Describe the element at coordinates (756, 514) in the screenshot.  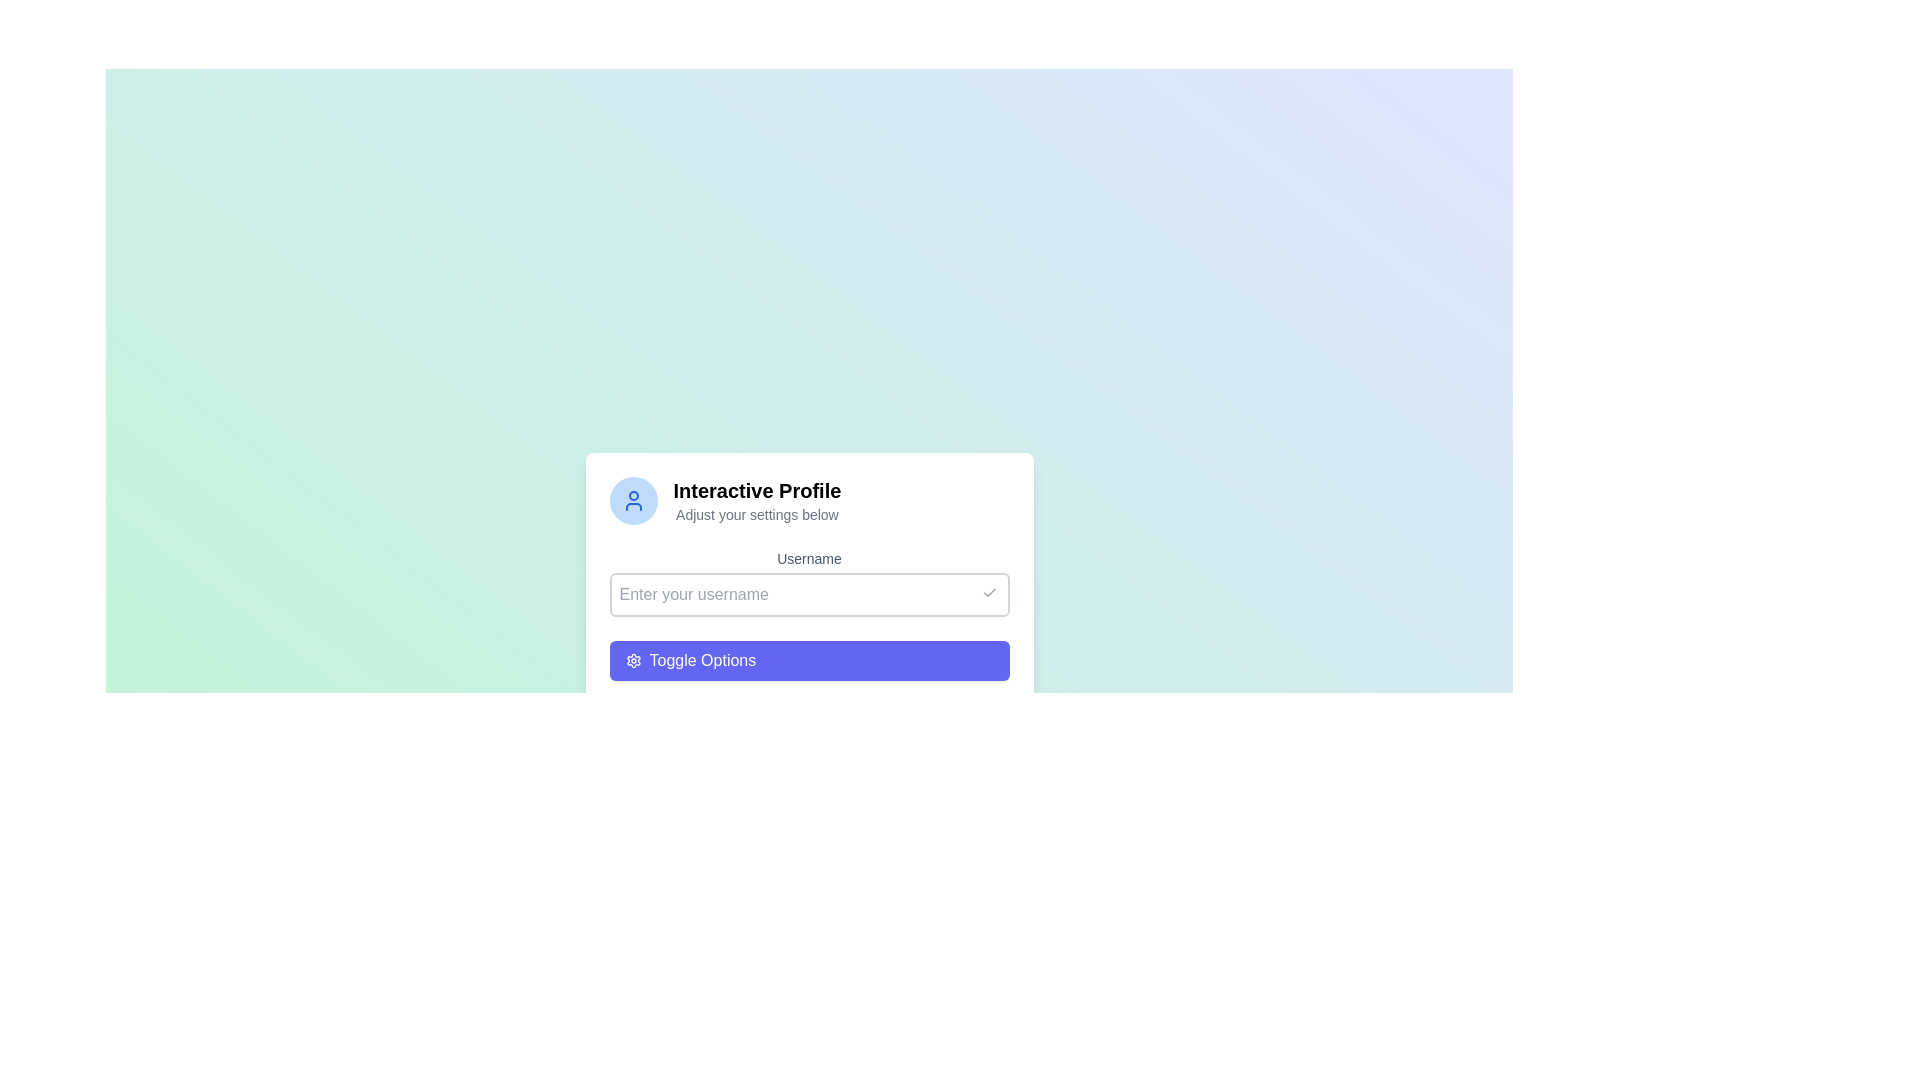
I see `the text label element reading 'Adjust your settings below,' which is styled in a small gray font and positioned directly below the heading 'Interactive Profile.'` at that location.